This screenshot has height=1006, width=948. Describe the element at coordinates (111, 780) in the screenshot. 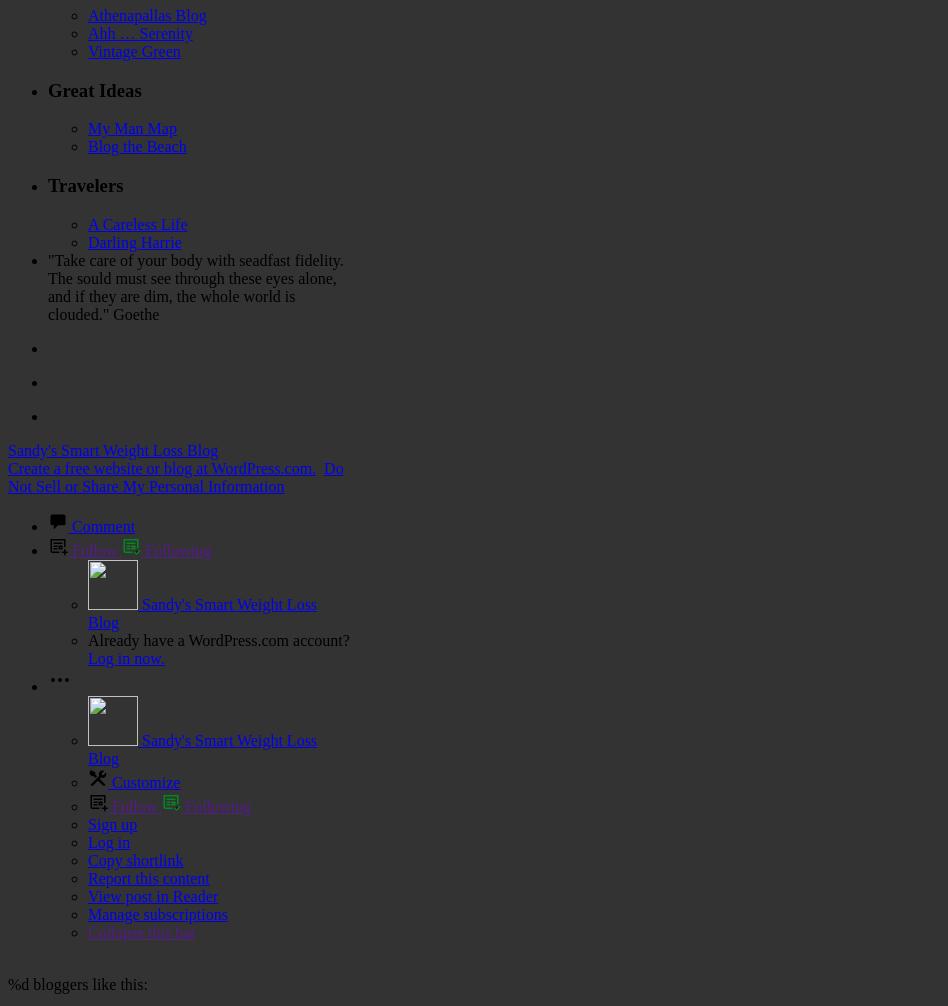

I see `'Customize'` at that location.